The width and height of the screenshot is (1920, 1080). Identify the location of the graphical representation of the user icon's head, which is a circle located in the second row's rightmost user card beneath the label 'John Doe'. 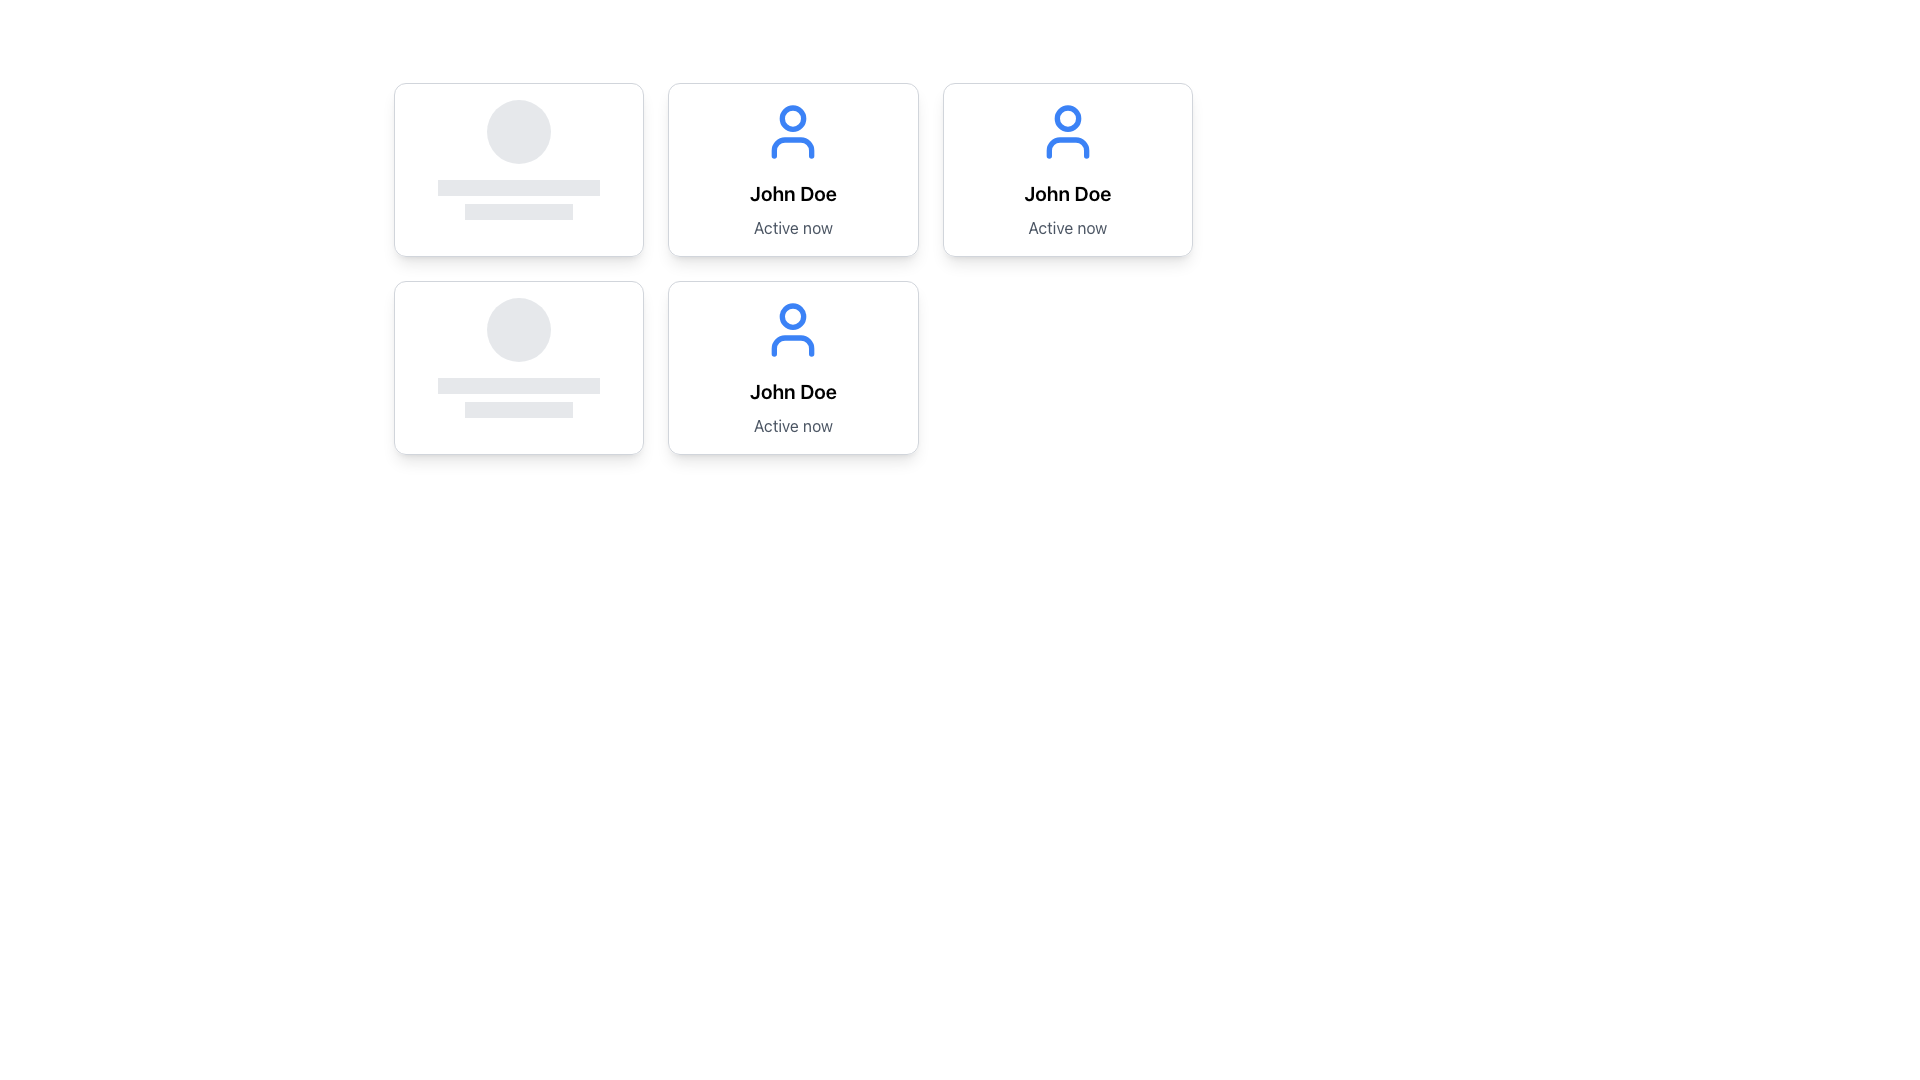
(792, 315).